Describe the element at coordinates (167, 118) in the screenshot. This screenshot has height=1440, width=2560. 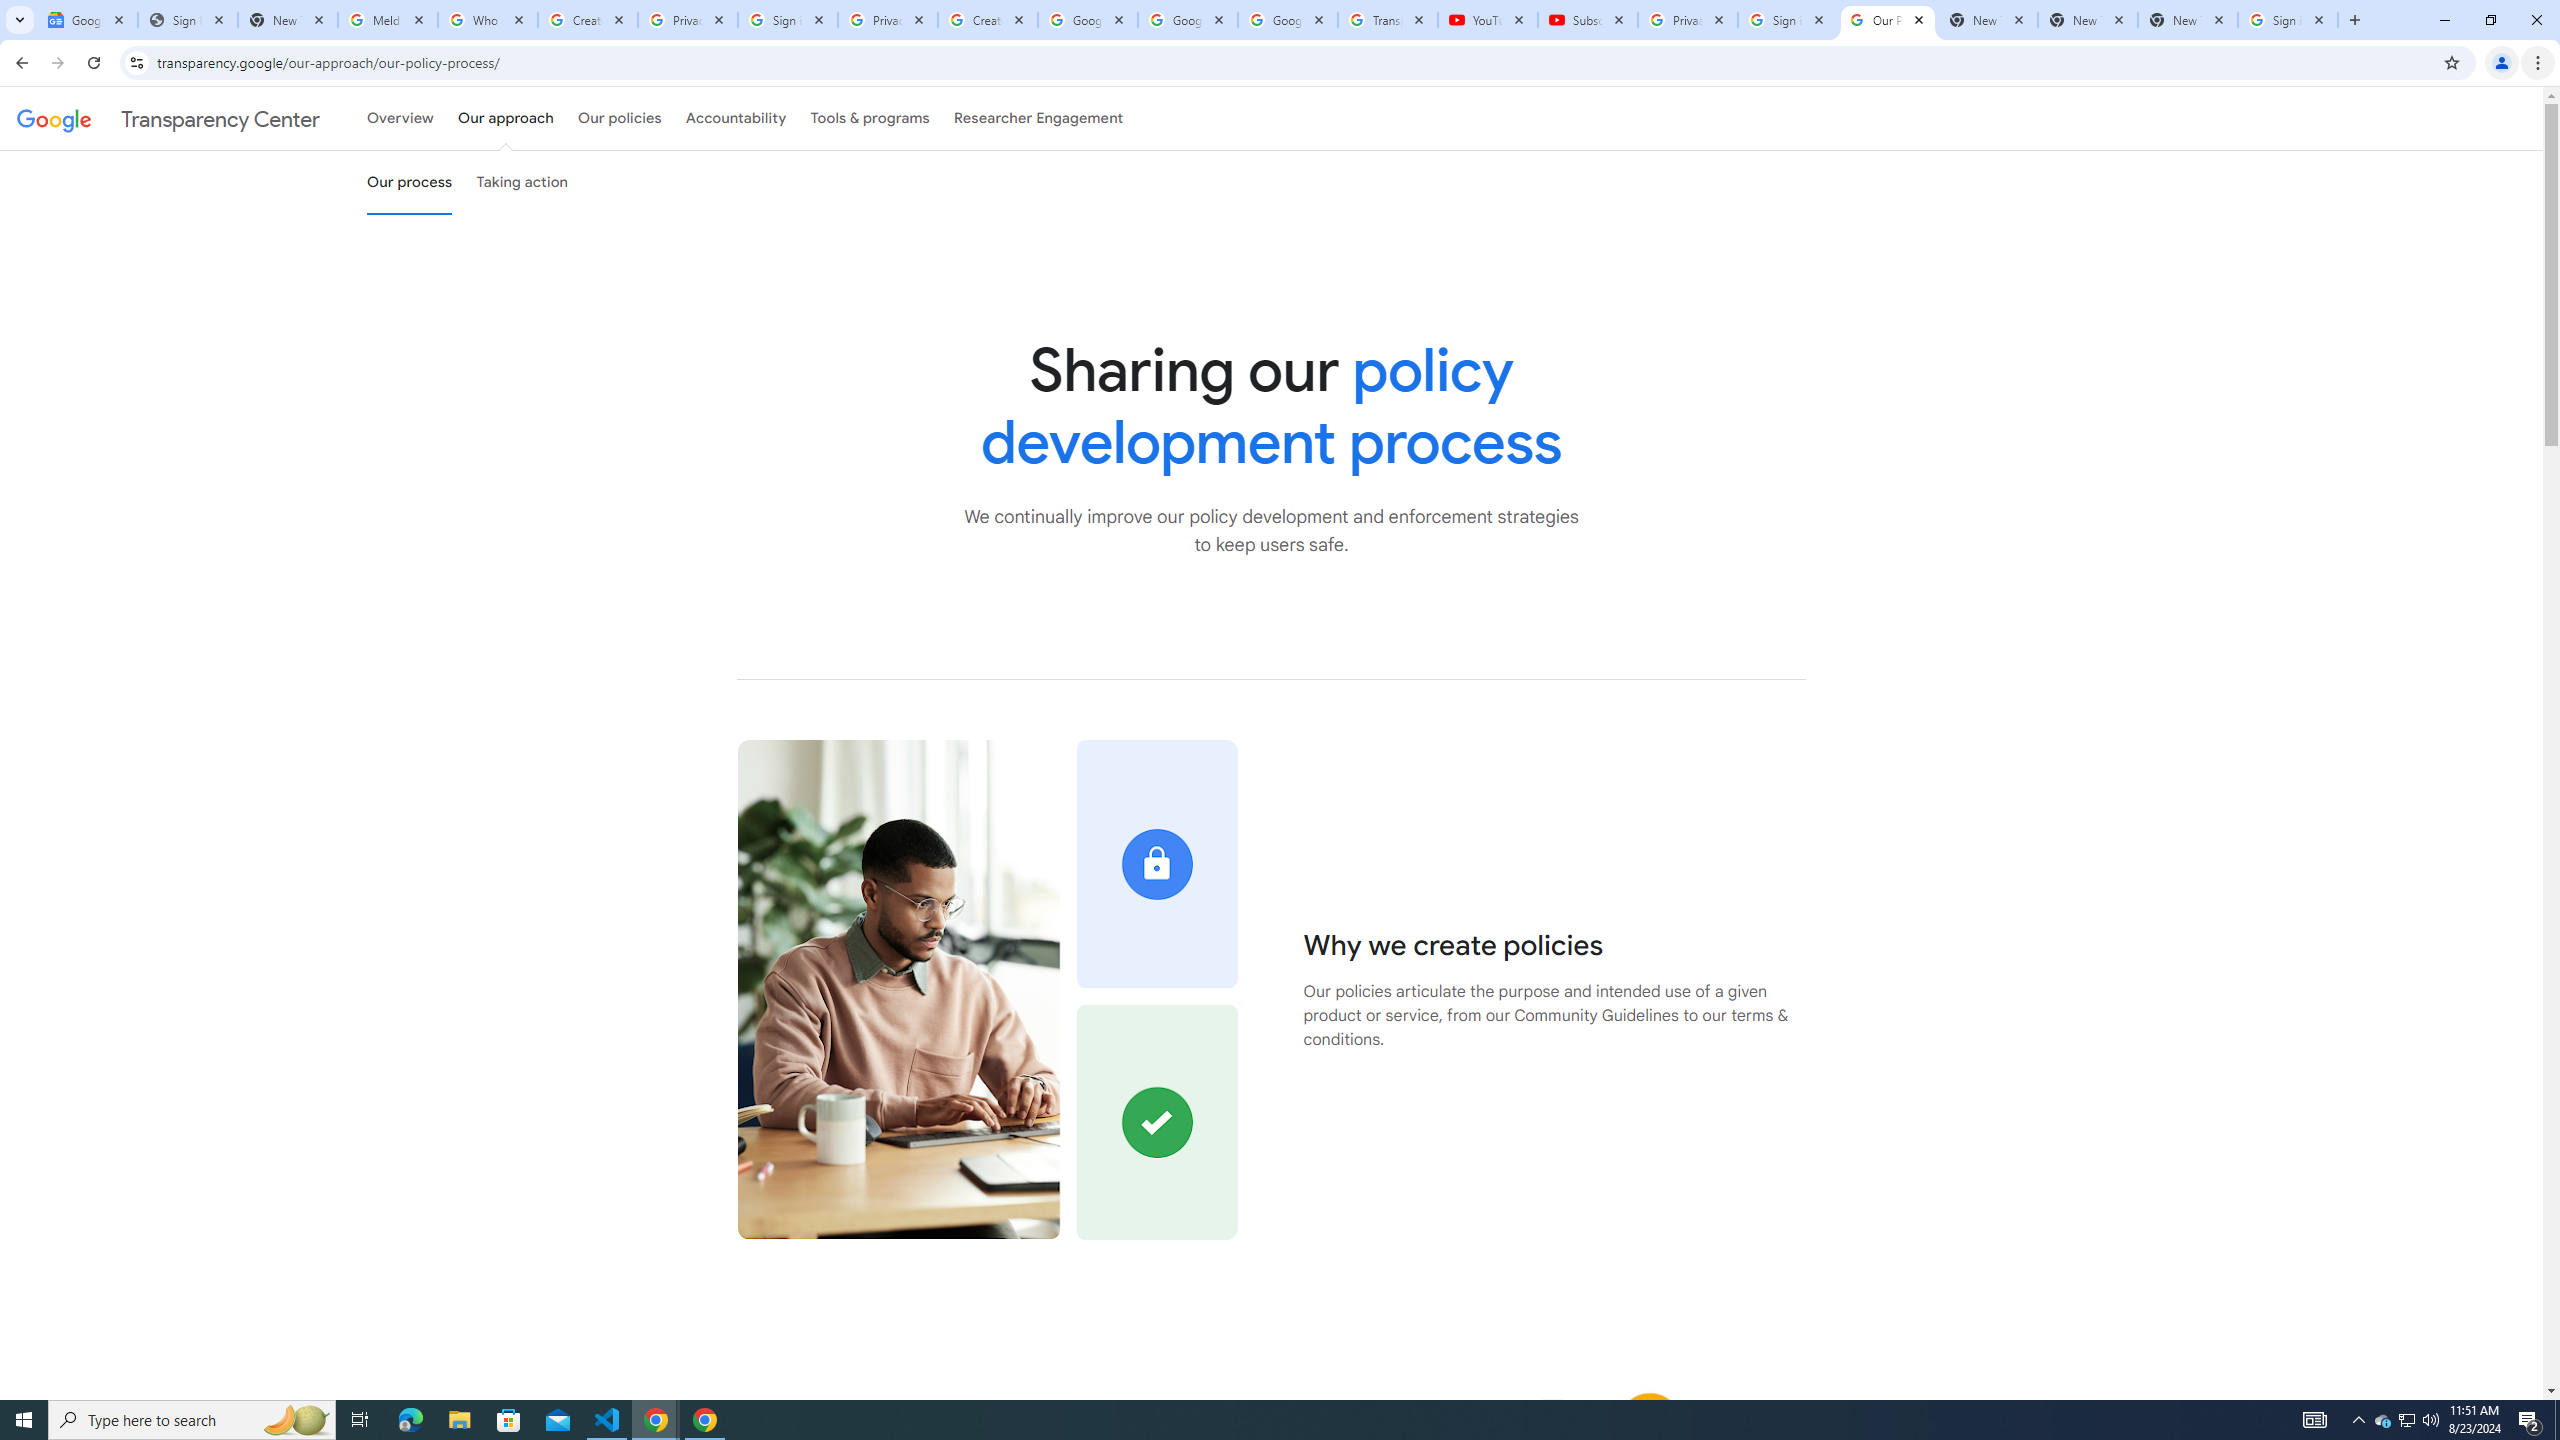
I see `'Transparency Center'` at that location.